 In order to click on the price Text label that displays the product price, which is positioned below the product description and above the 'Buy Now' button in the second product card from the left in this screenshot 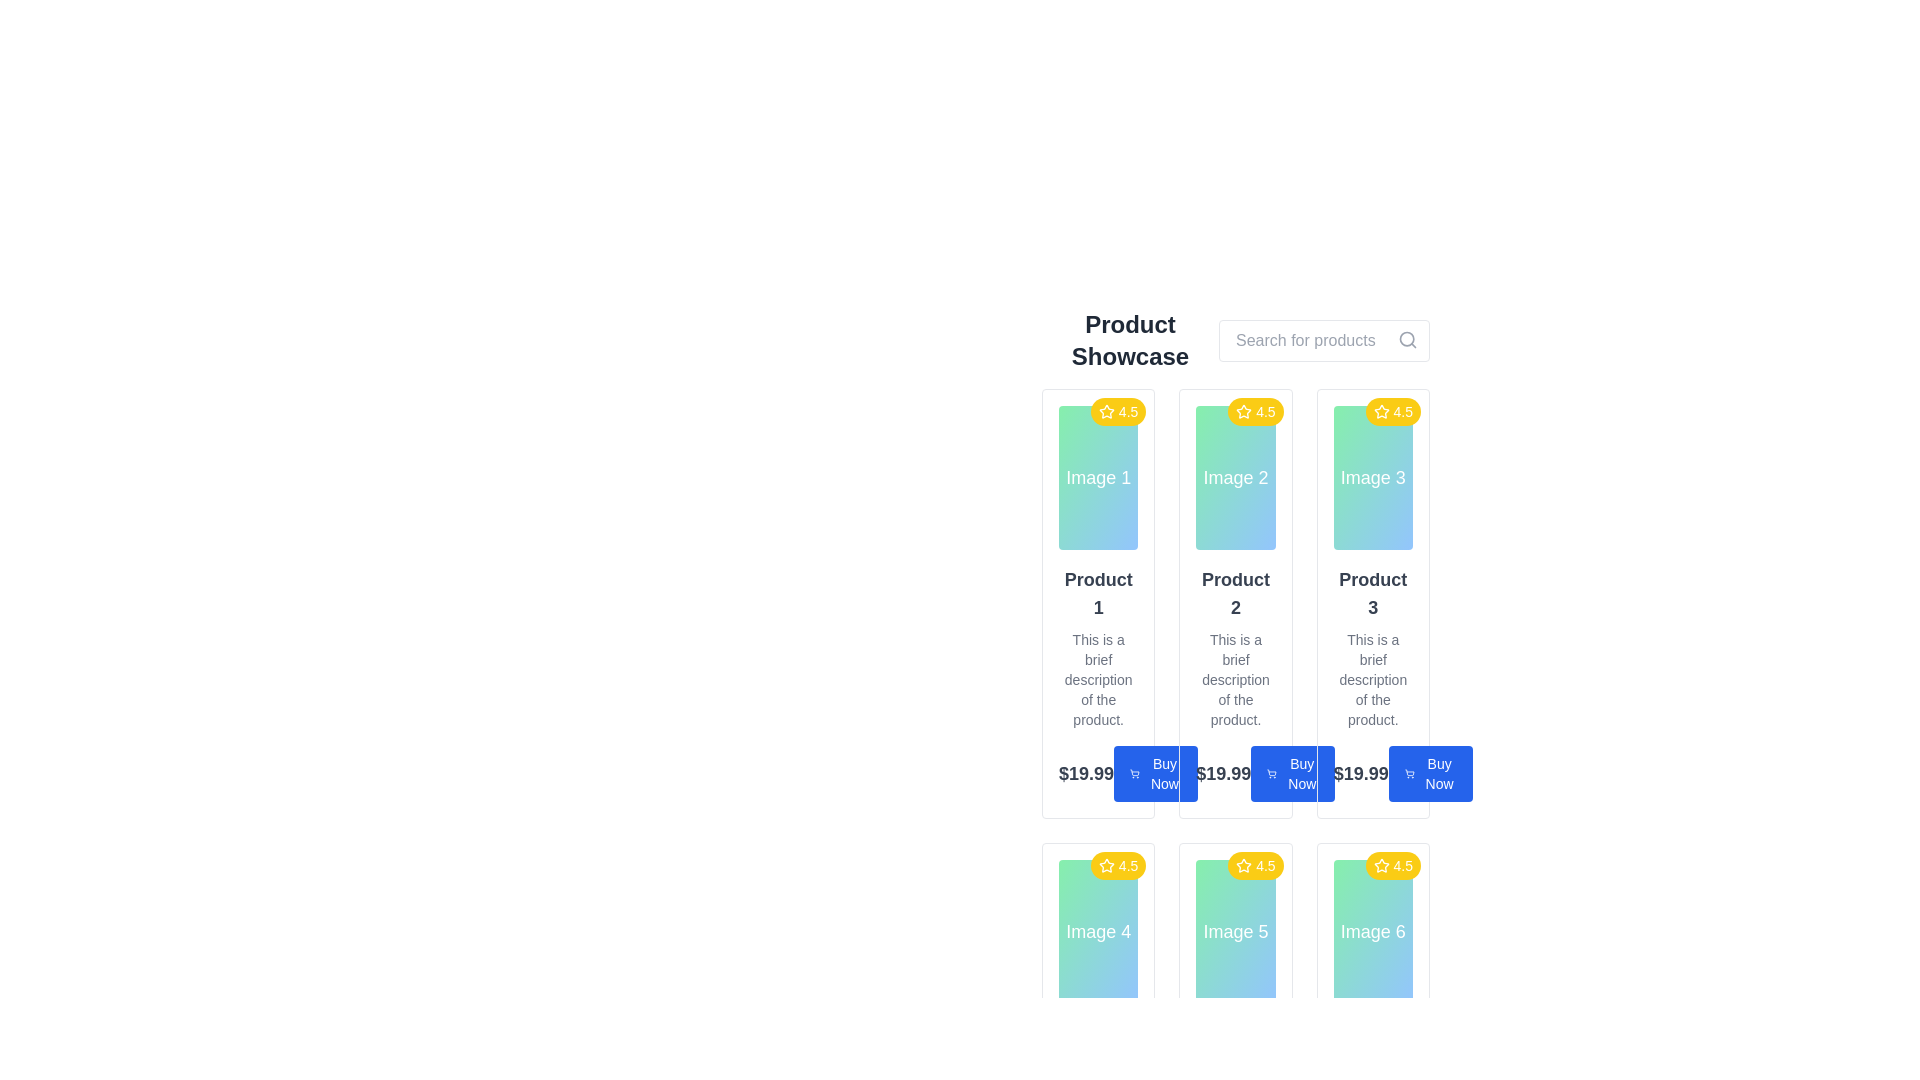, I will do `click(1222, 773)`.